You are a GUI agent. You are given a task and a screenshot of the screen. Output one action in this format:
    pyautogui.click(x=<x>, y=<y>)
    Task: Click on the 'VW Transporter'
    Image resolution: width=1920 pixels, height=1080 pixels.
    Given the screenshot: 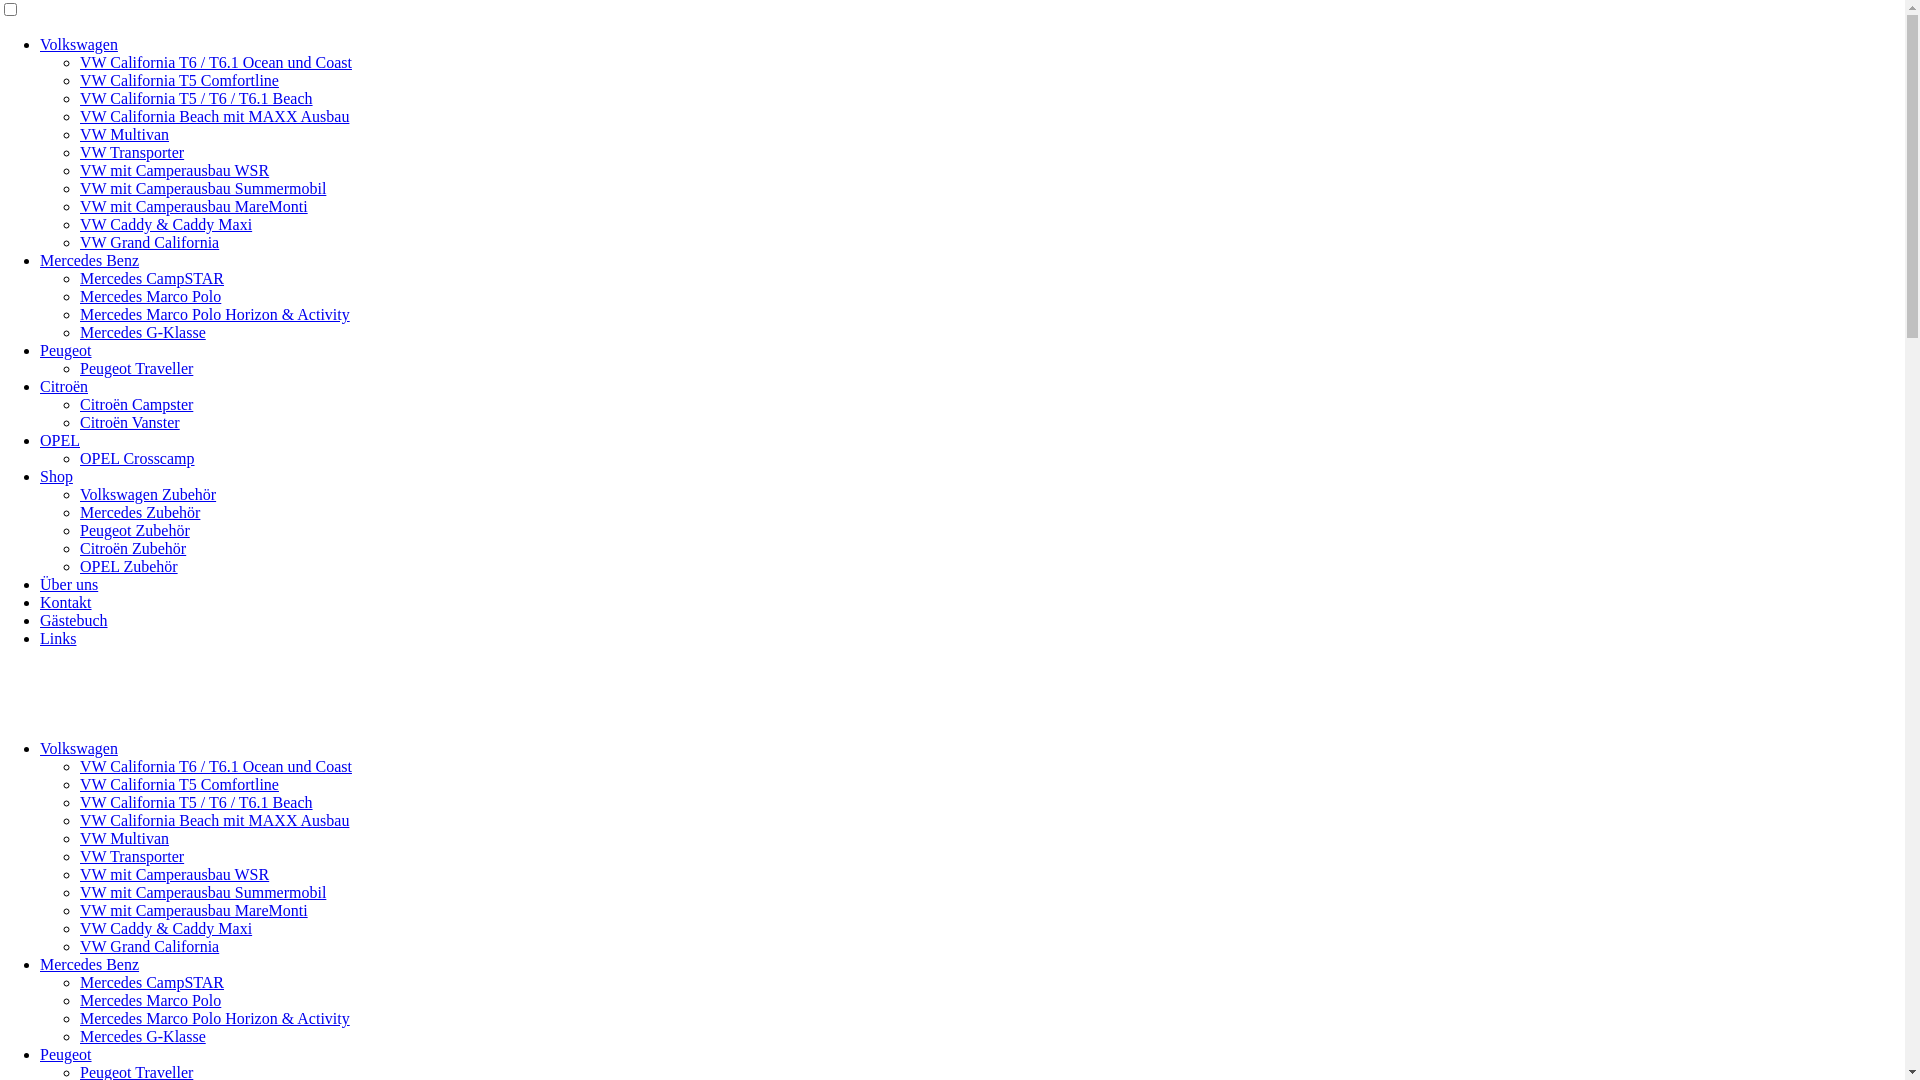 What is the action you would take?
    pyautogui.click(x=131, y=151)
    